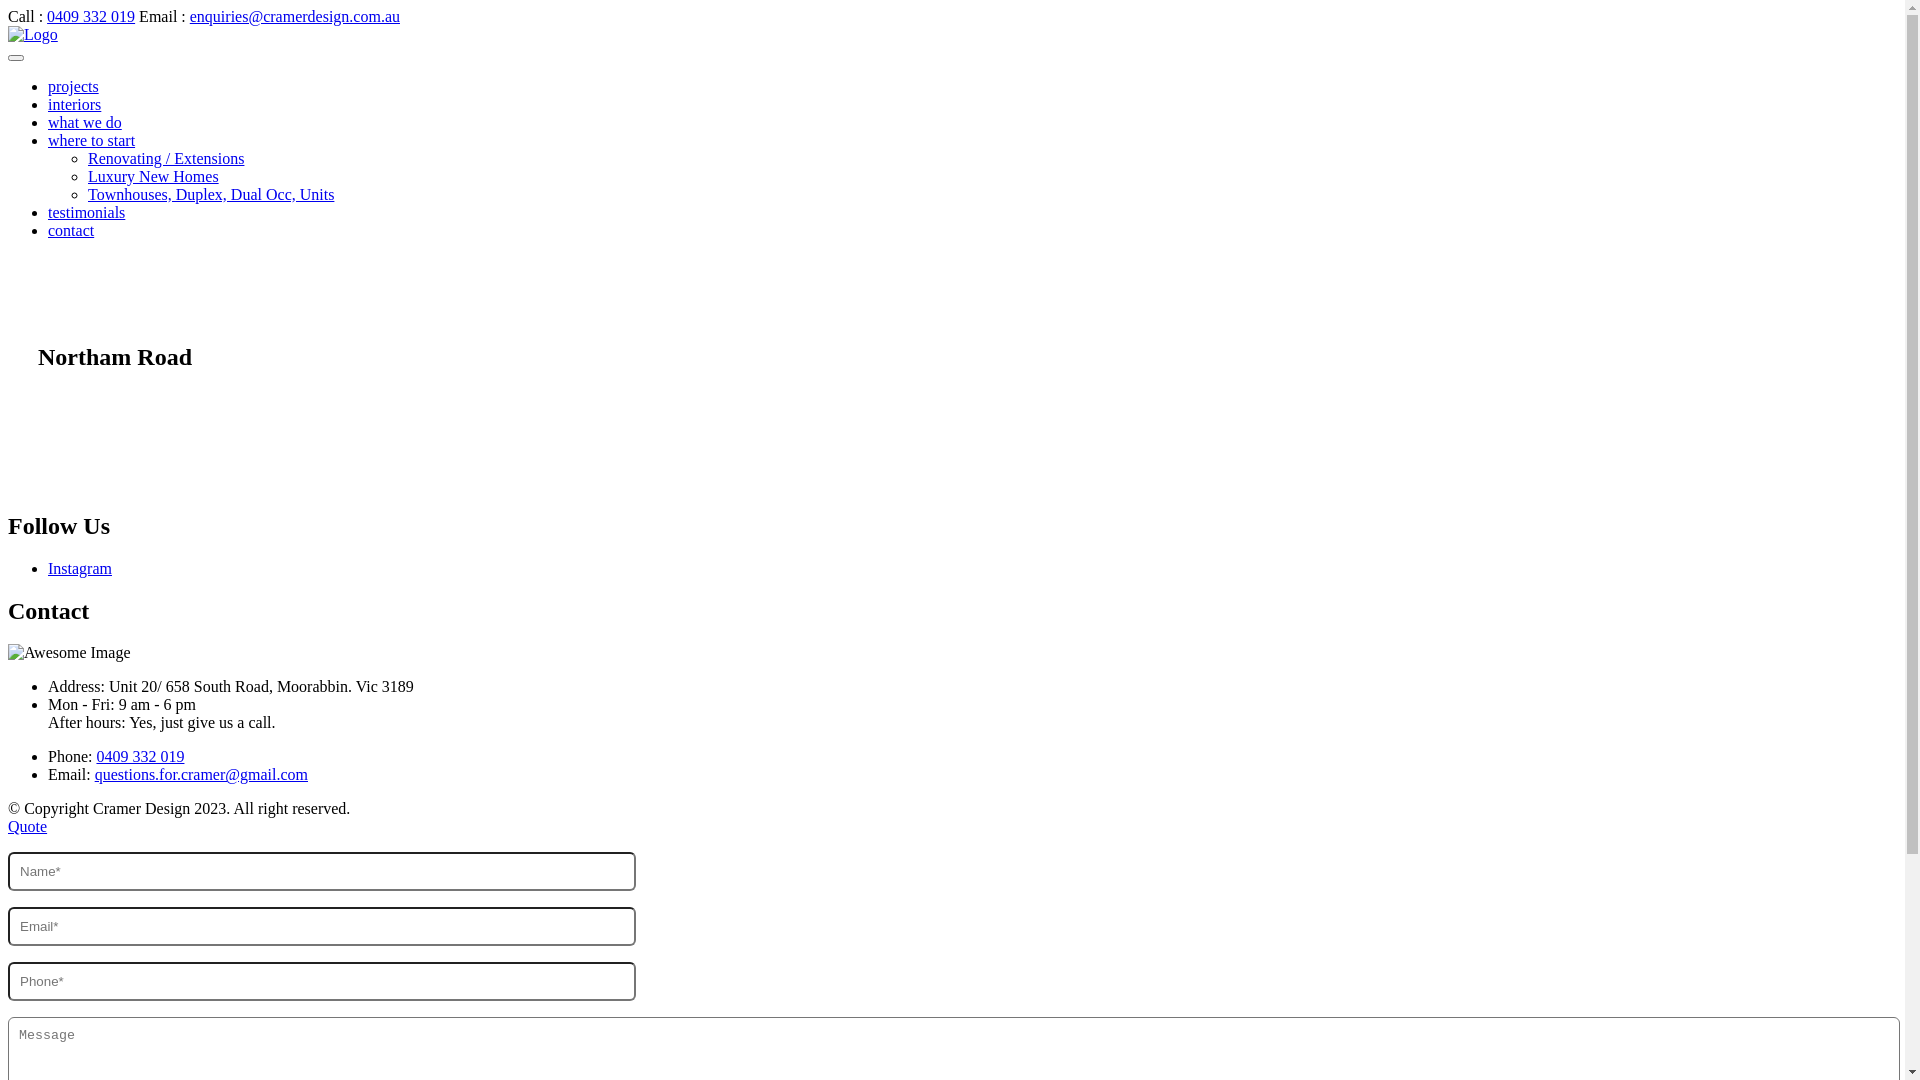 The width and height of the screenshot is (1920, 1080). What do you see at coordinates (152, 175) in the screenshot?
I see `'Luxury New Homes'` at bounding box center [152, 175].